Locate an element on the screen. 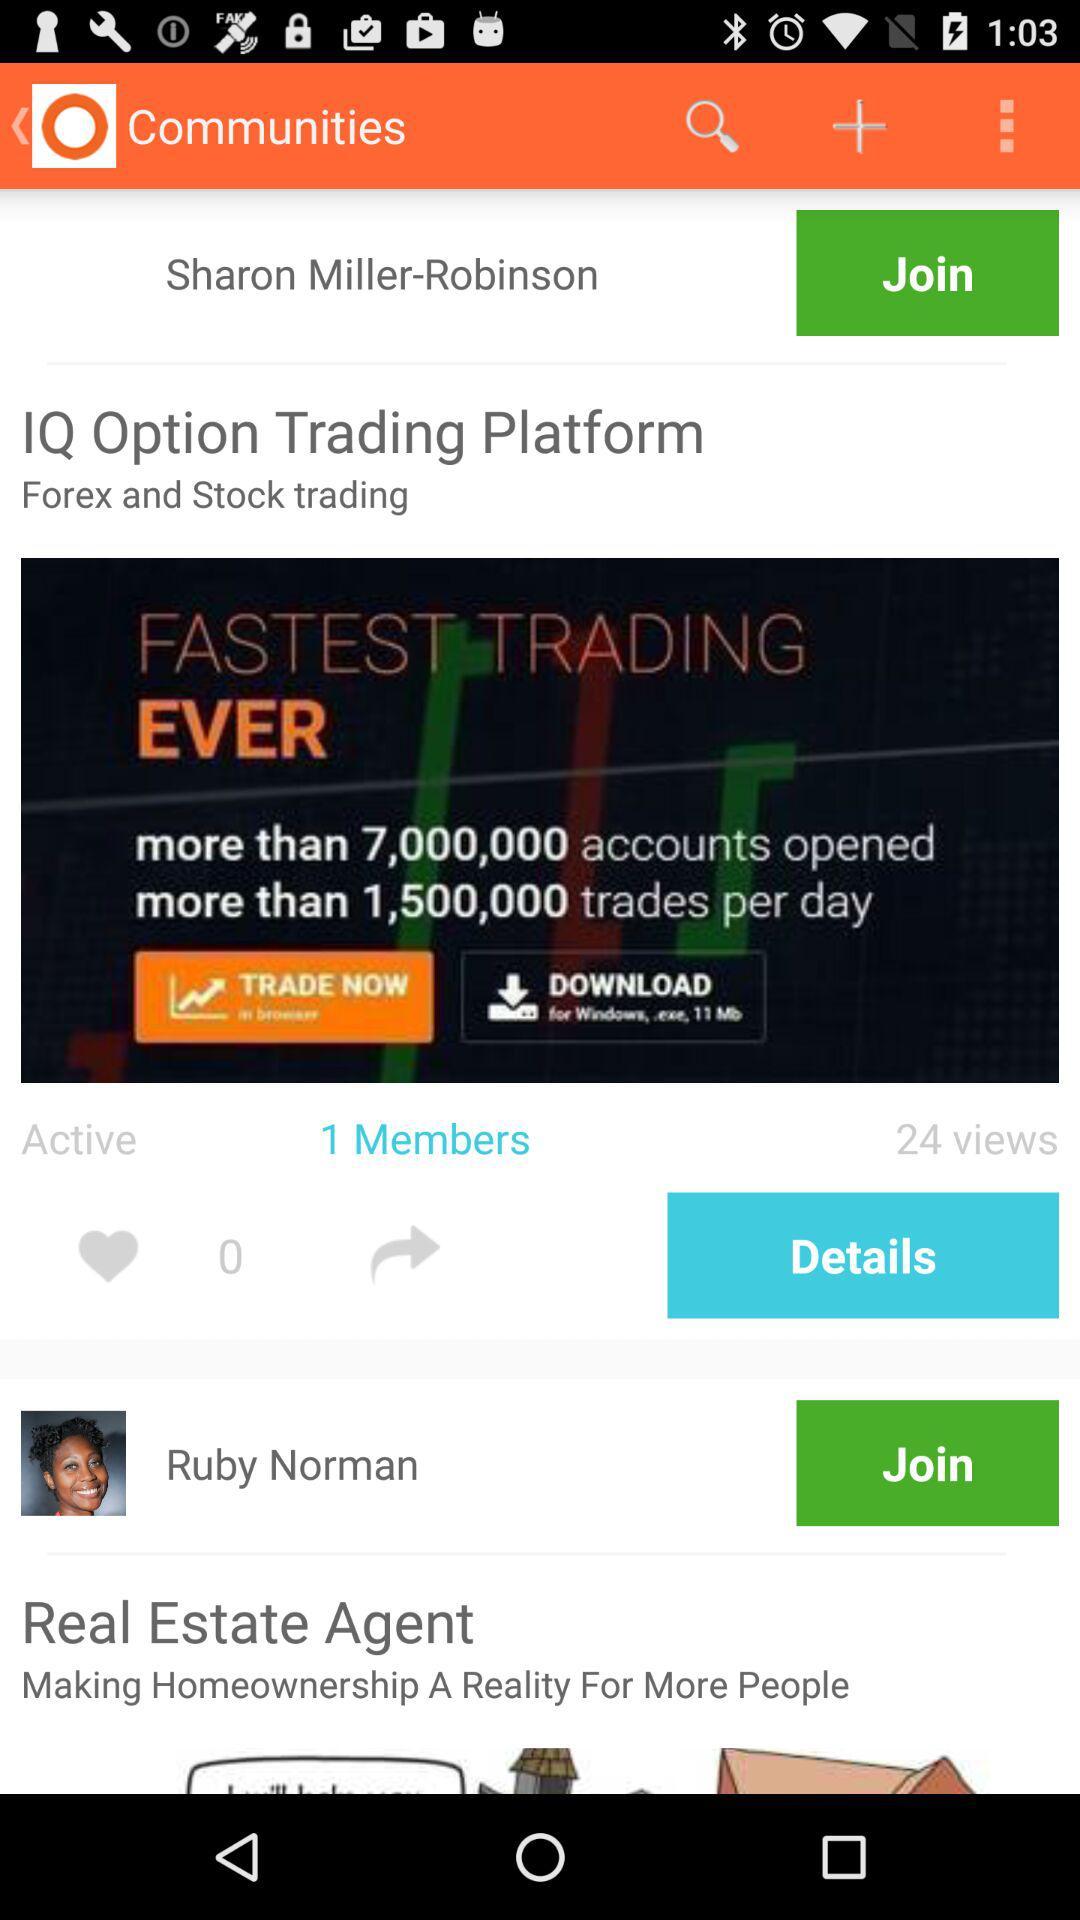  real estate agent is located at coordinates (540, 1620).